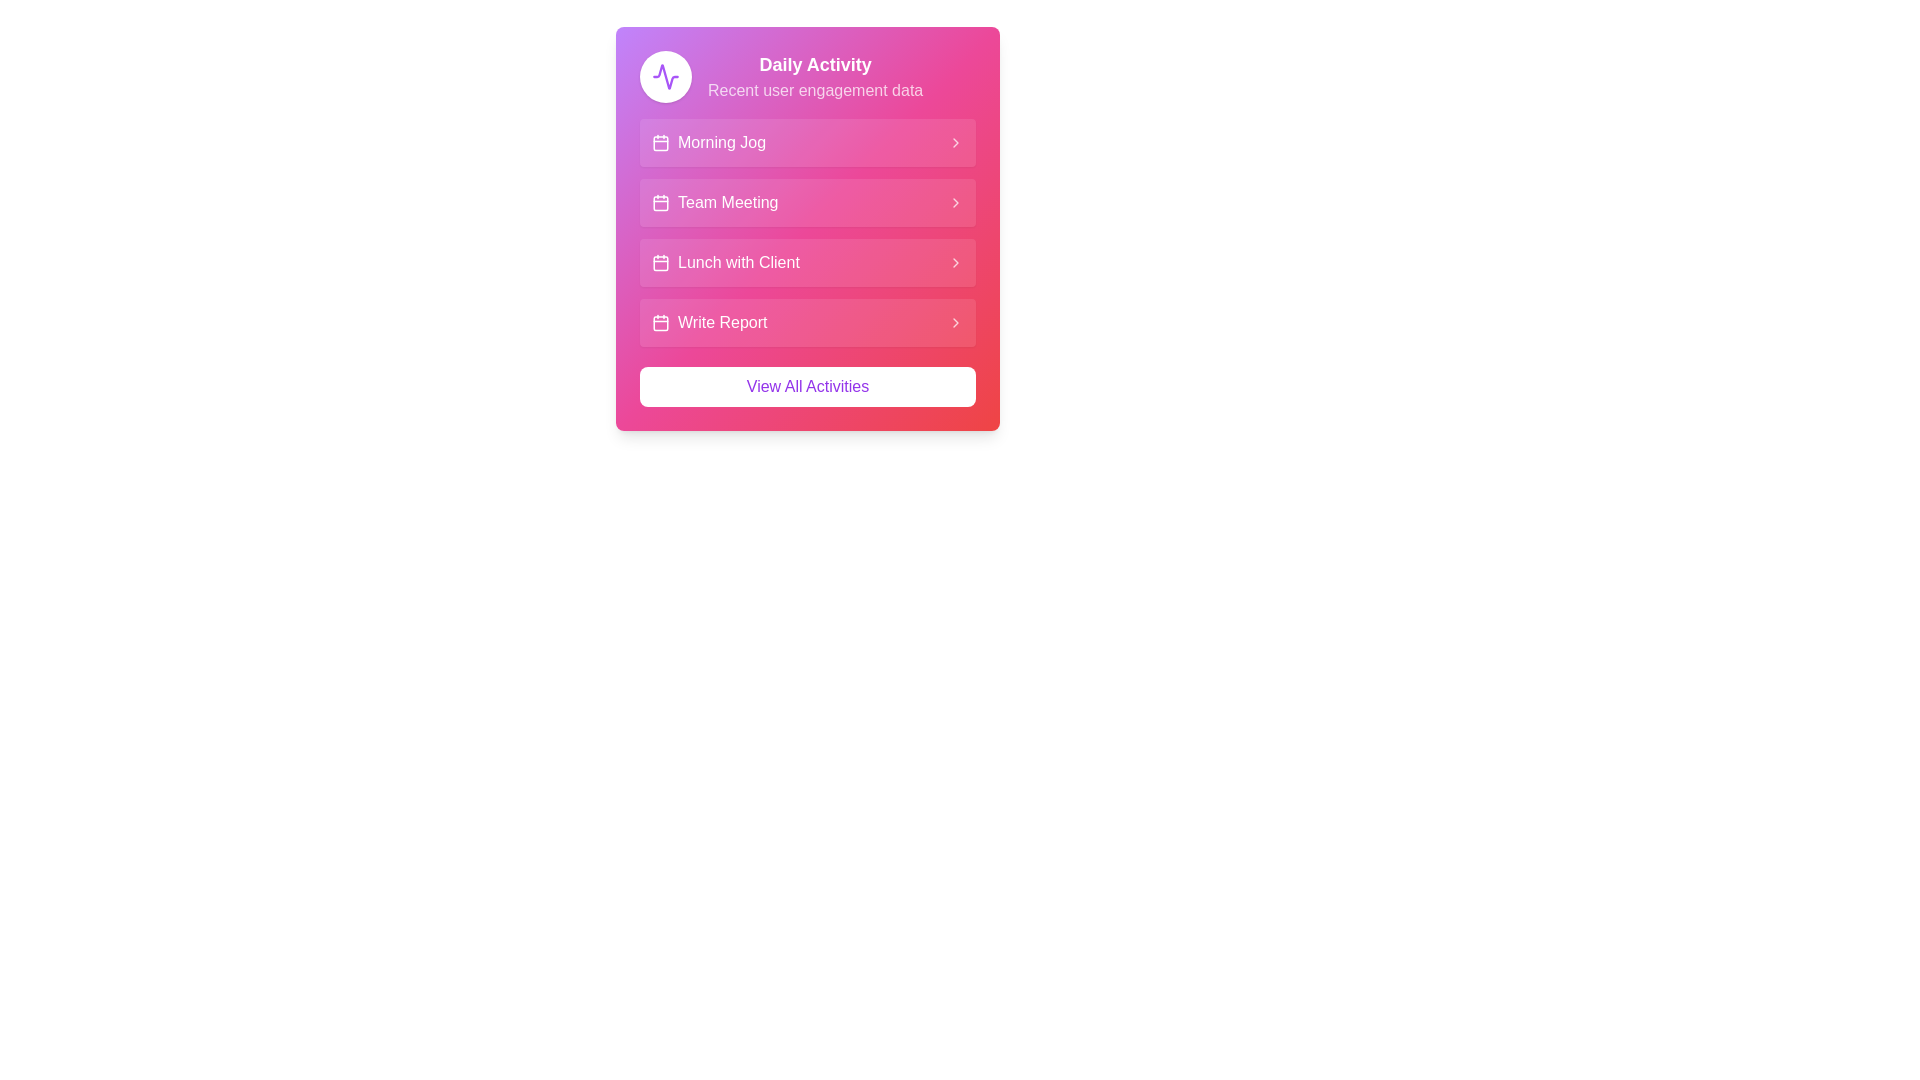 The height and width of the screenshot is (1080, 1920). I want to click on the calendar icon element, which is styled with a white outline and located to the left of the 'Write Report' text in the fourth row of the 'Daily Activity' widget, so click(661, 322).